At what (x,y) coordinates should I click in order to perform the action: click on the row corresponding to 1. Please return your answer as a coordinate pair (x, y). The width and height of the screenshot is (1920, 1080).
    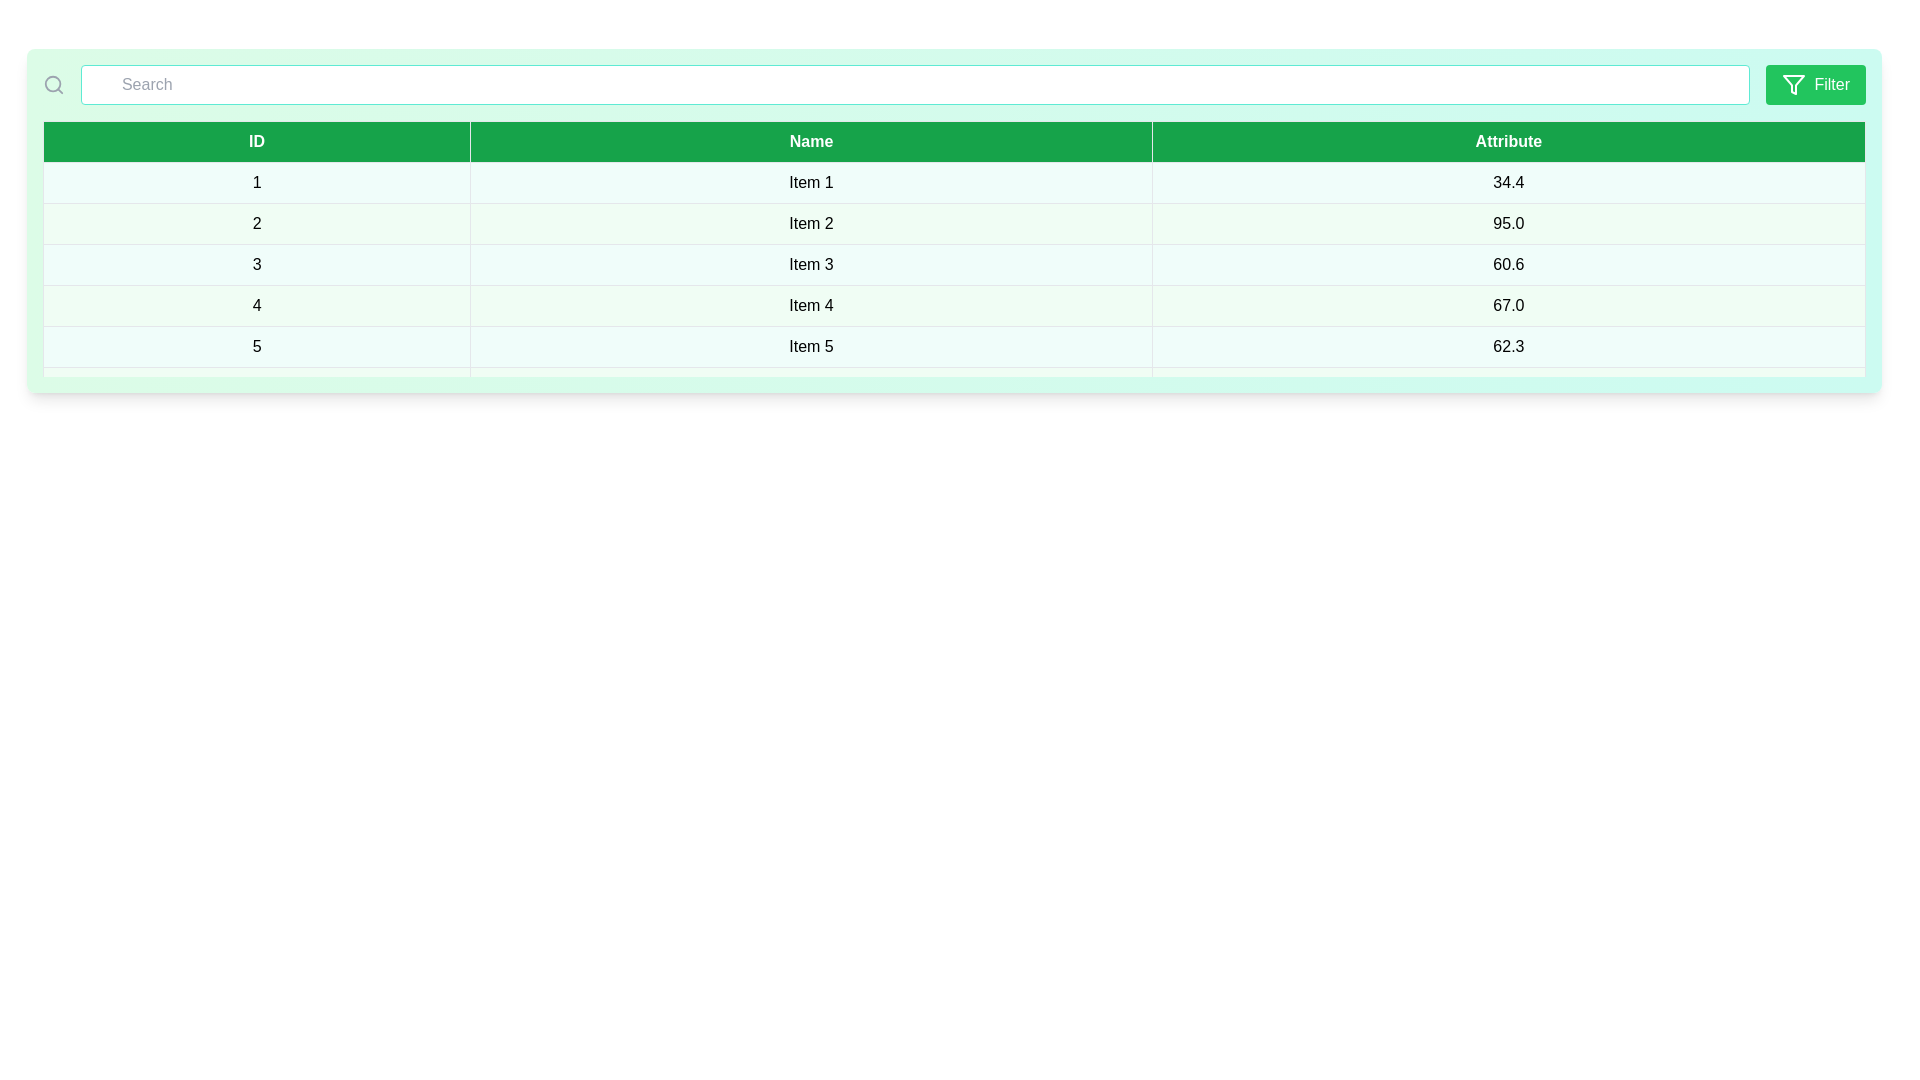
    Looking at the image, I should click on (499, 200).